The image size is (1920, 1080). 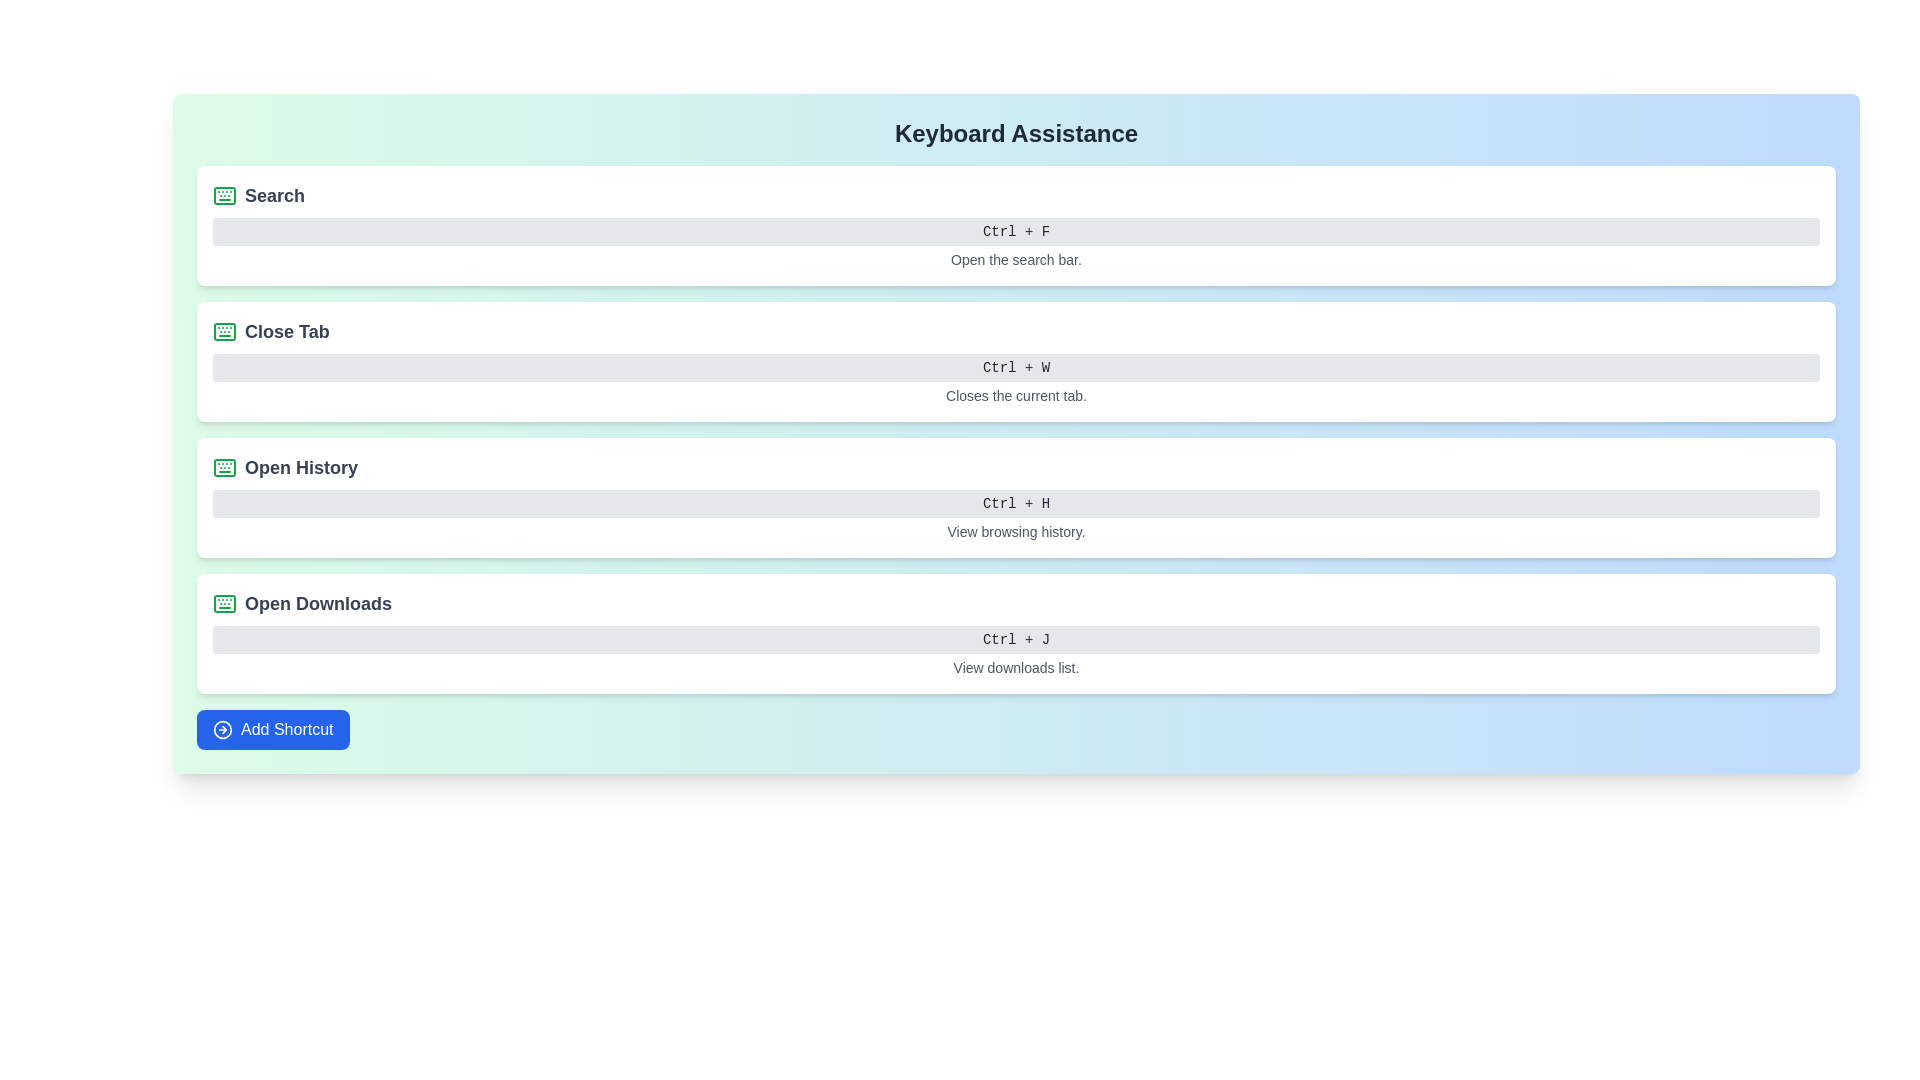 I want to click on the Text Label that describes the functionality, so click(x=300, y=467).